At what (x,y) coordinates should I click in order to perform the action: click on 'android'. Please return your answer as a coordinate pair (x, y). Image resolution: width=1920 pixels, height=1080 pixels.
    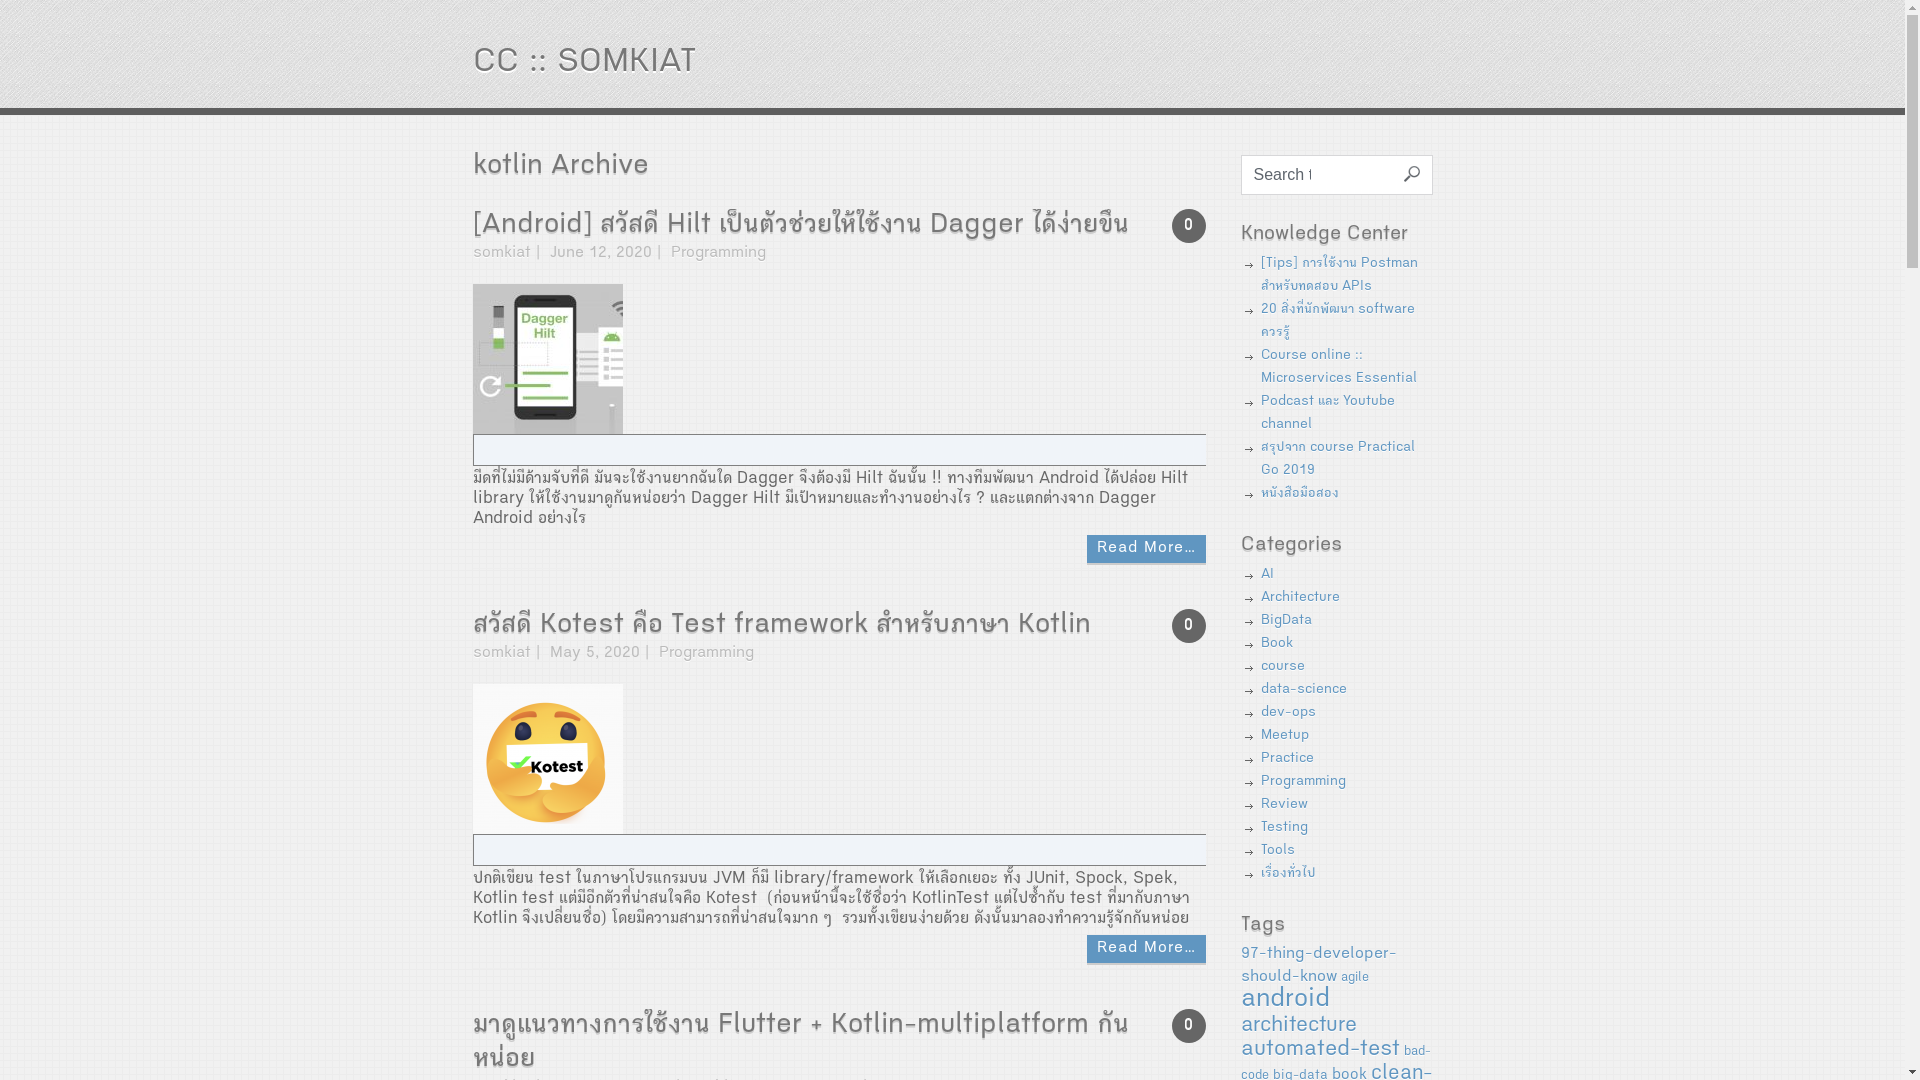
    Looking at the image, I should click on (1238, 1001).